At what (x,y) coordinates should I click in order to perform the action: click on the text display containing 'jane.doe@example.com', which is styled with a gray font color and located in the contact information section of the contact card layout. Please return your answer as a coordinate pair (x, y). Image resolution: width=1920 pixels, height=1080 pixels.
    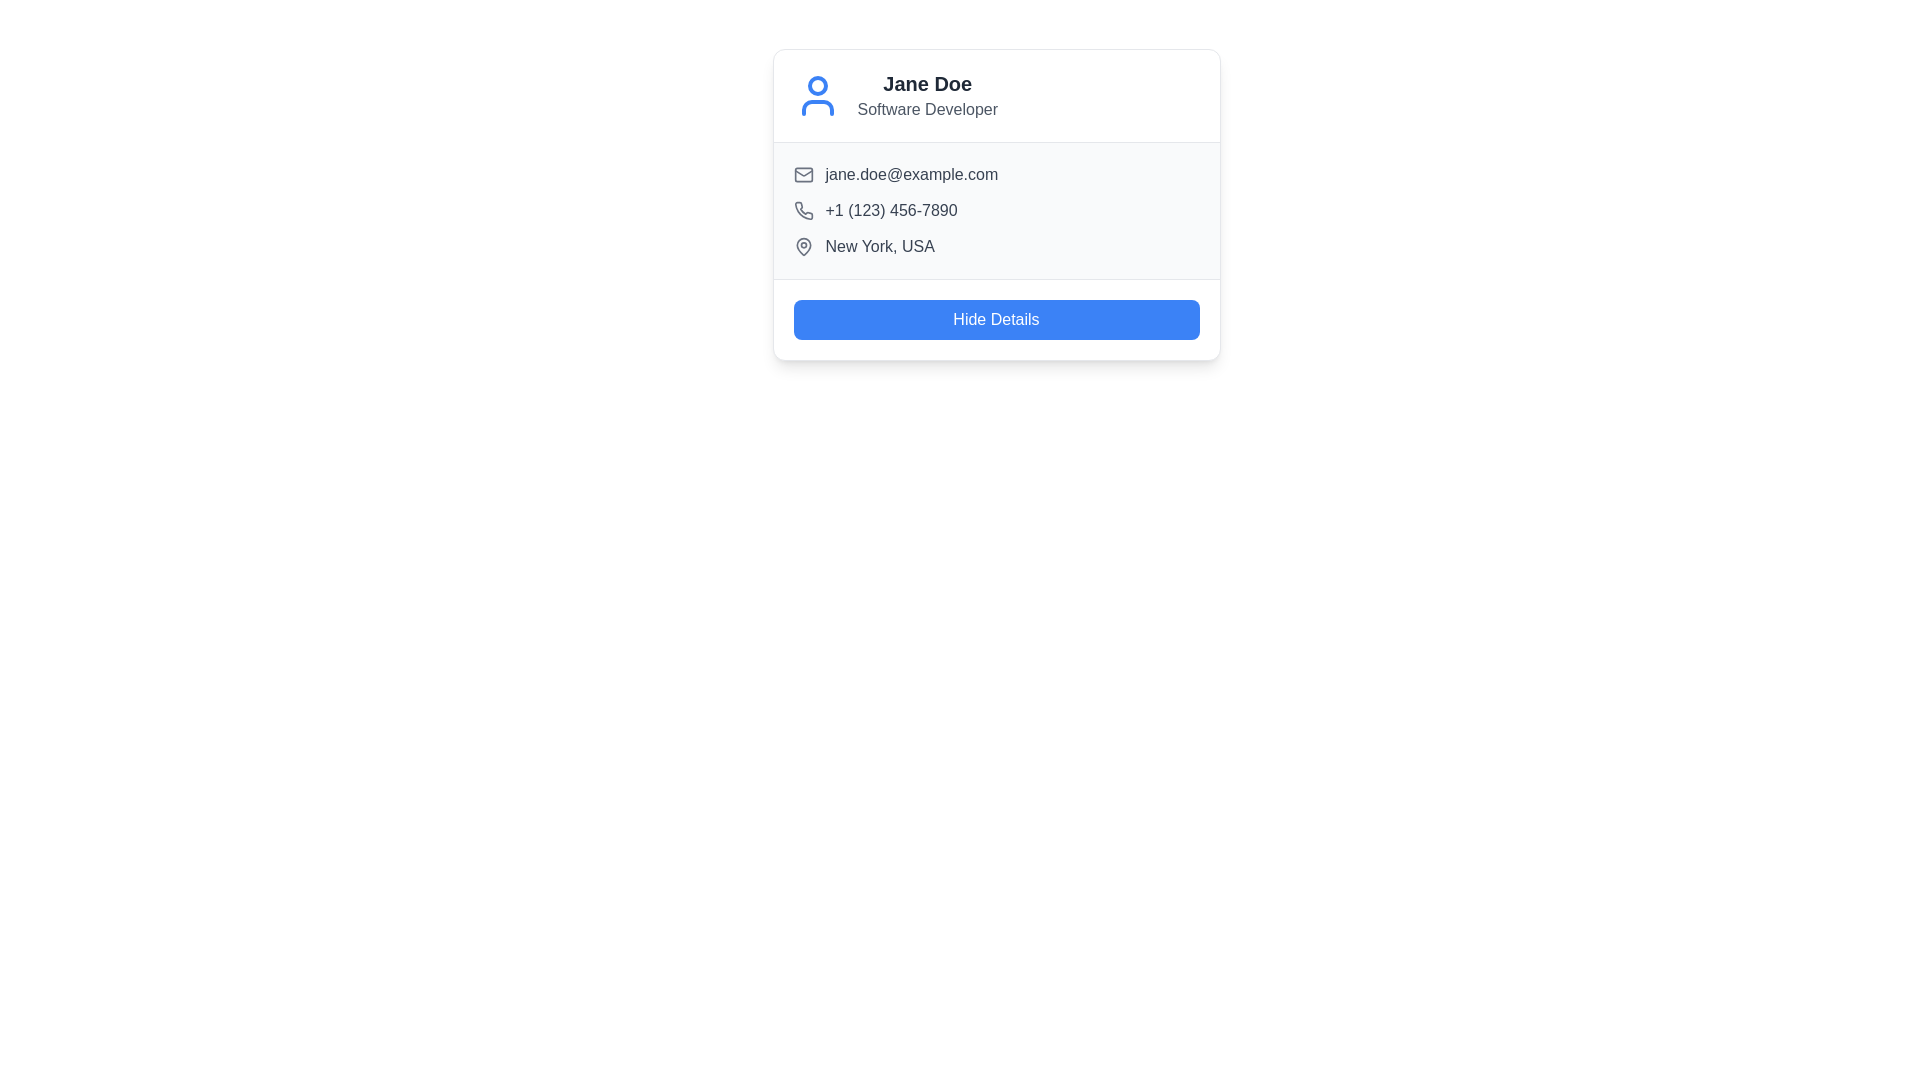
    Looking at the image, I should click on (910, 173).